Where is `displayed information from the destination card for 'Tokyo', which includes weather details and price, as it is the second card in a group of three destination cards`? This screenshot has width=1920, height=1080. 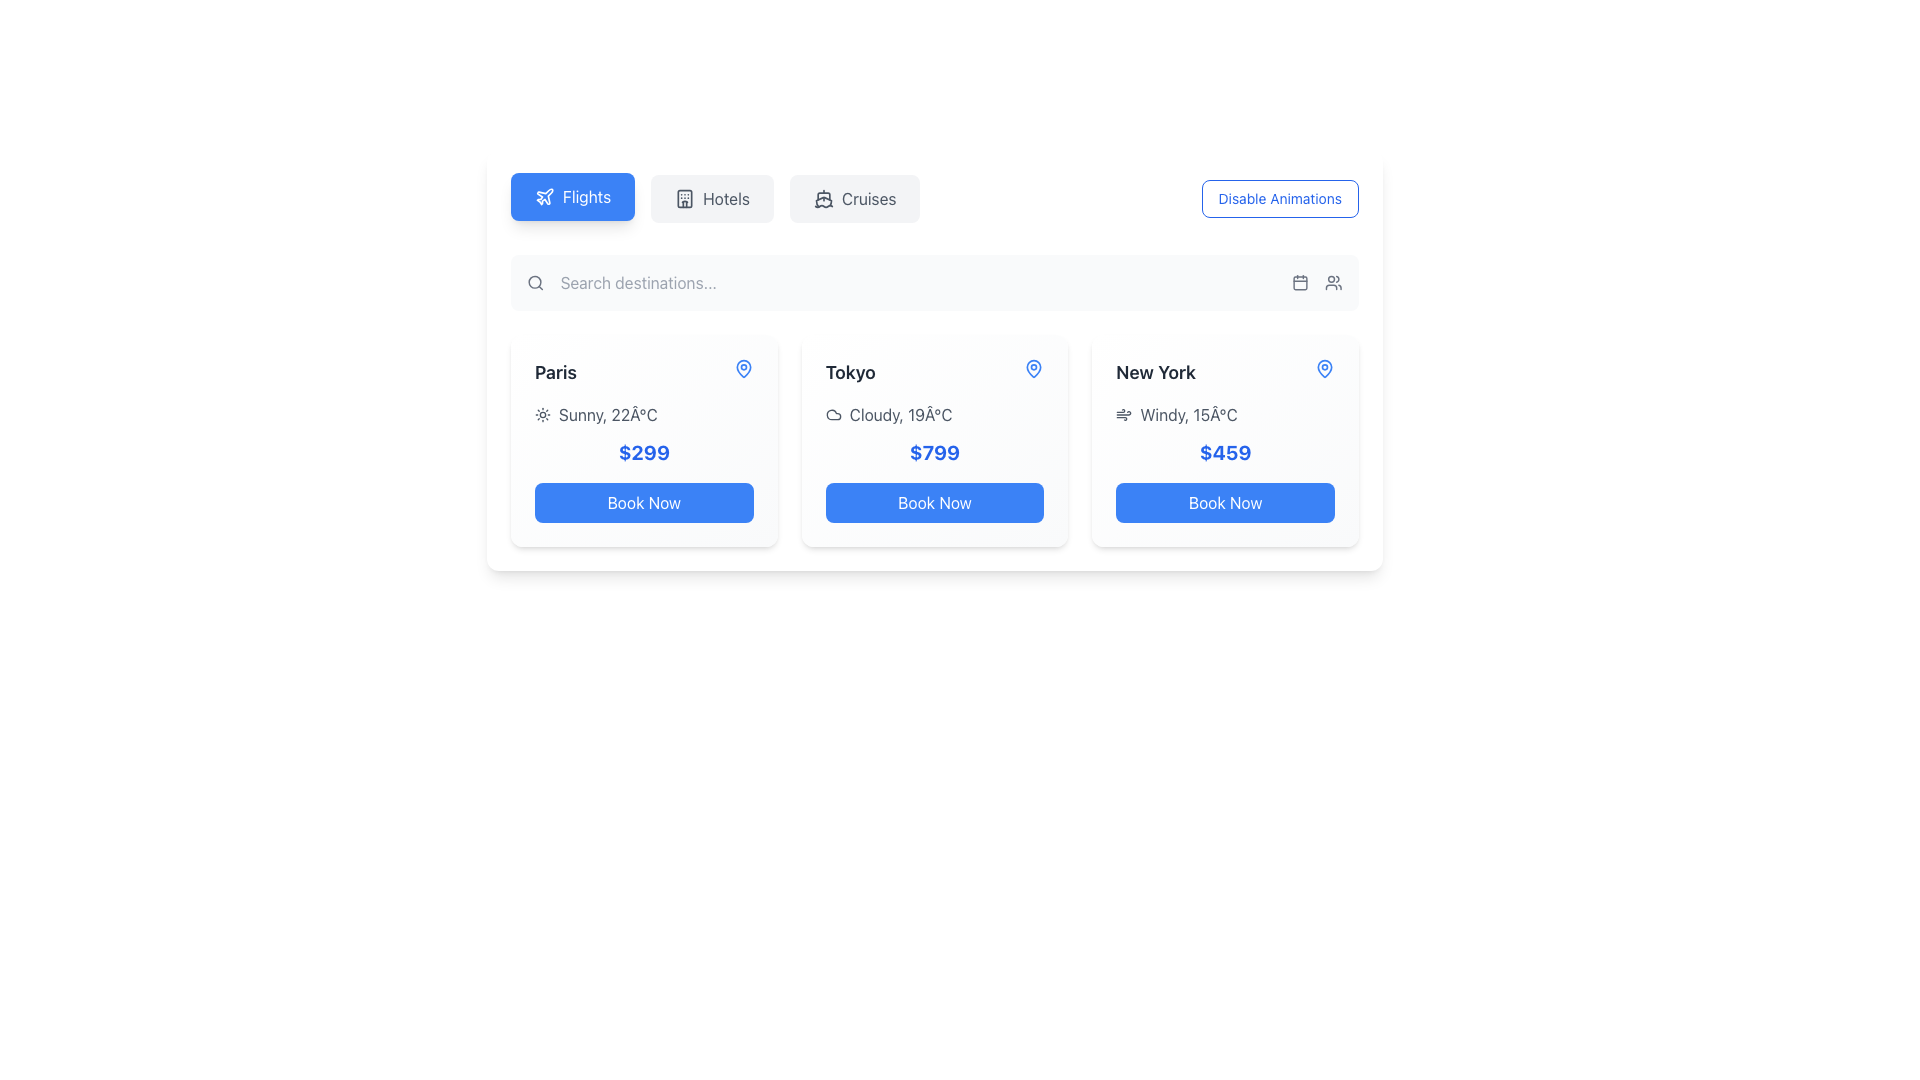
displayed information from the destination card for 'Tokyo', which includes weather details and price, as it is the second card in a group of three destination cards is located at coordinates (934, 401).